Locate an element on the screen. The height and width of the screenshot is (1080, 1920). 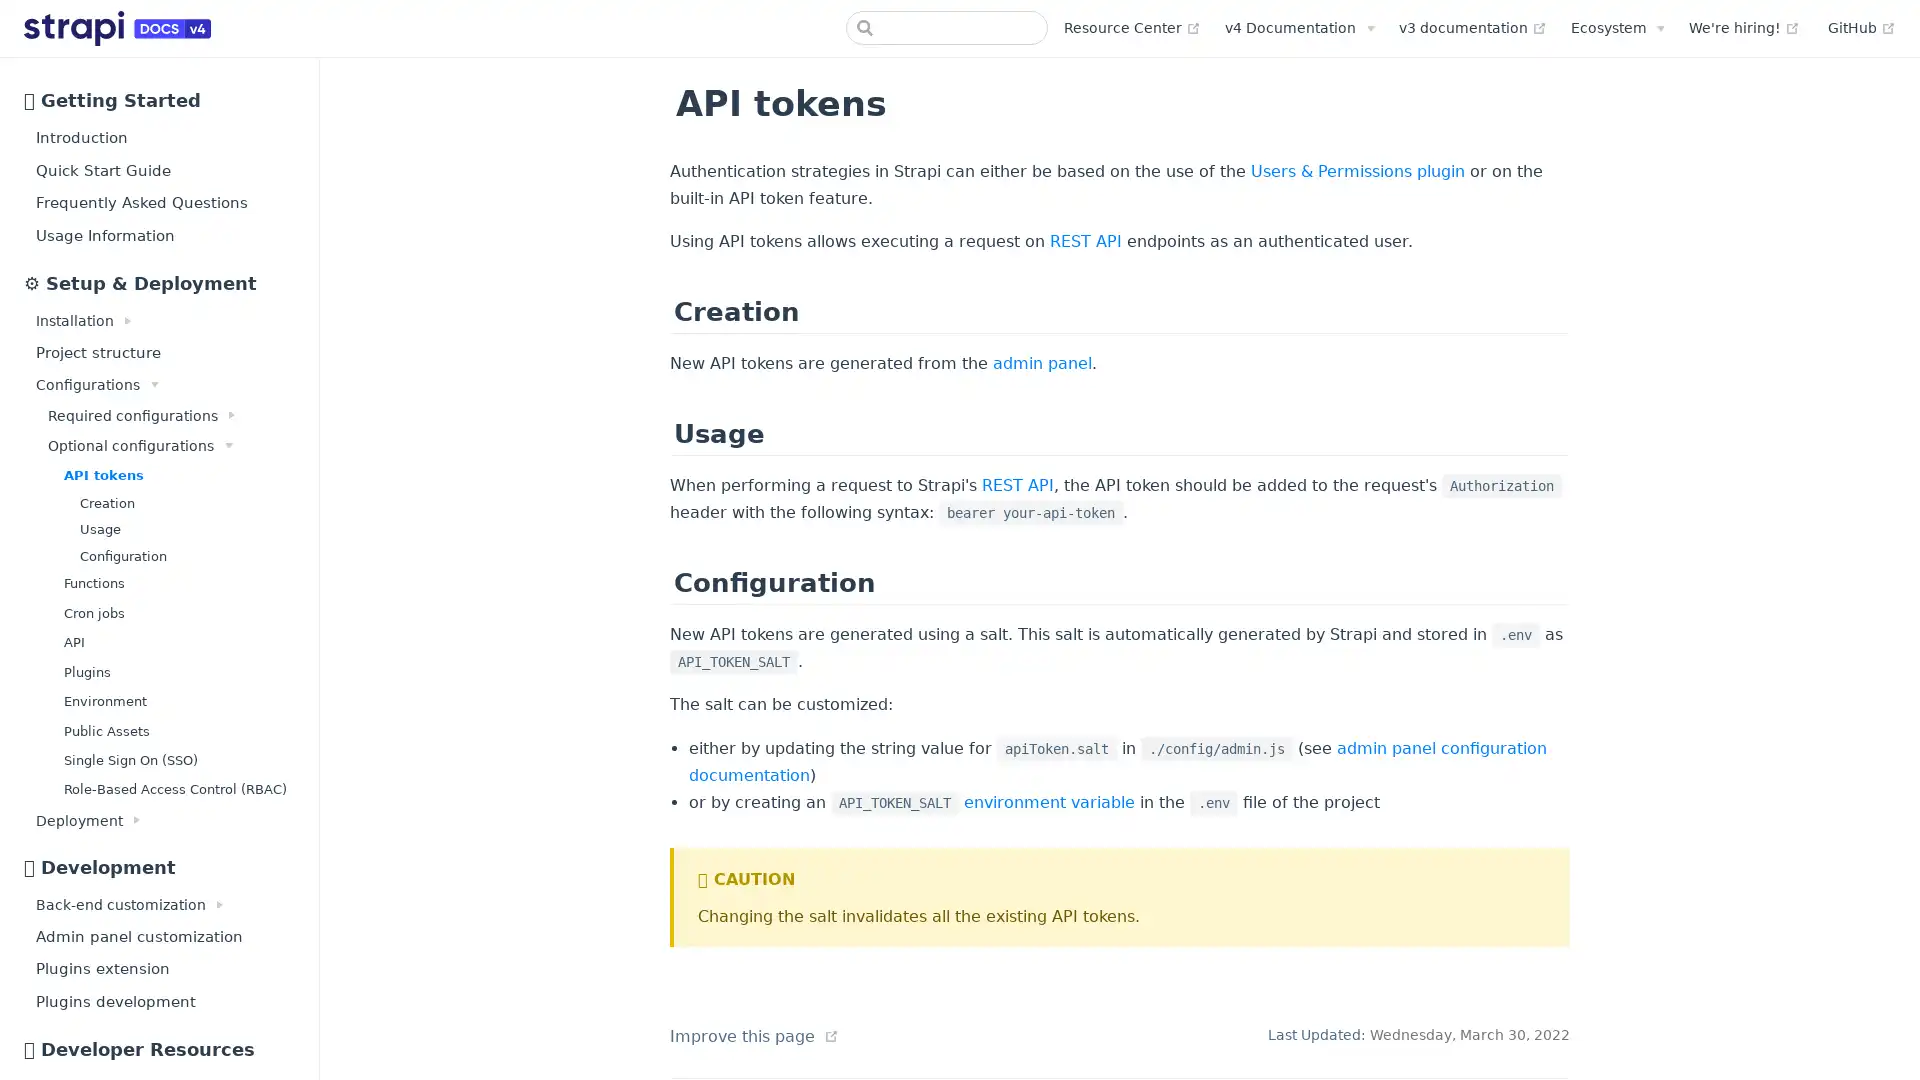
Ecosystem is located at coordinates (1617, 27).